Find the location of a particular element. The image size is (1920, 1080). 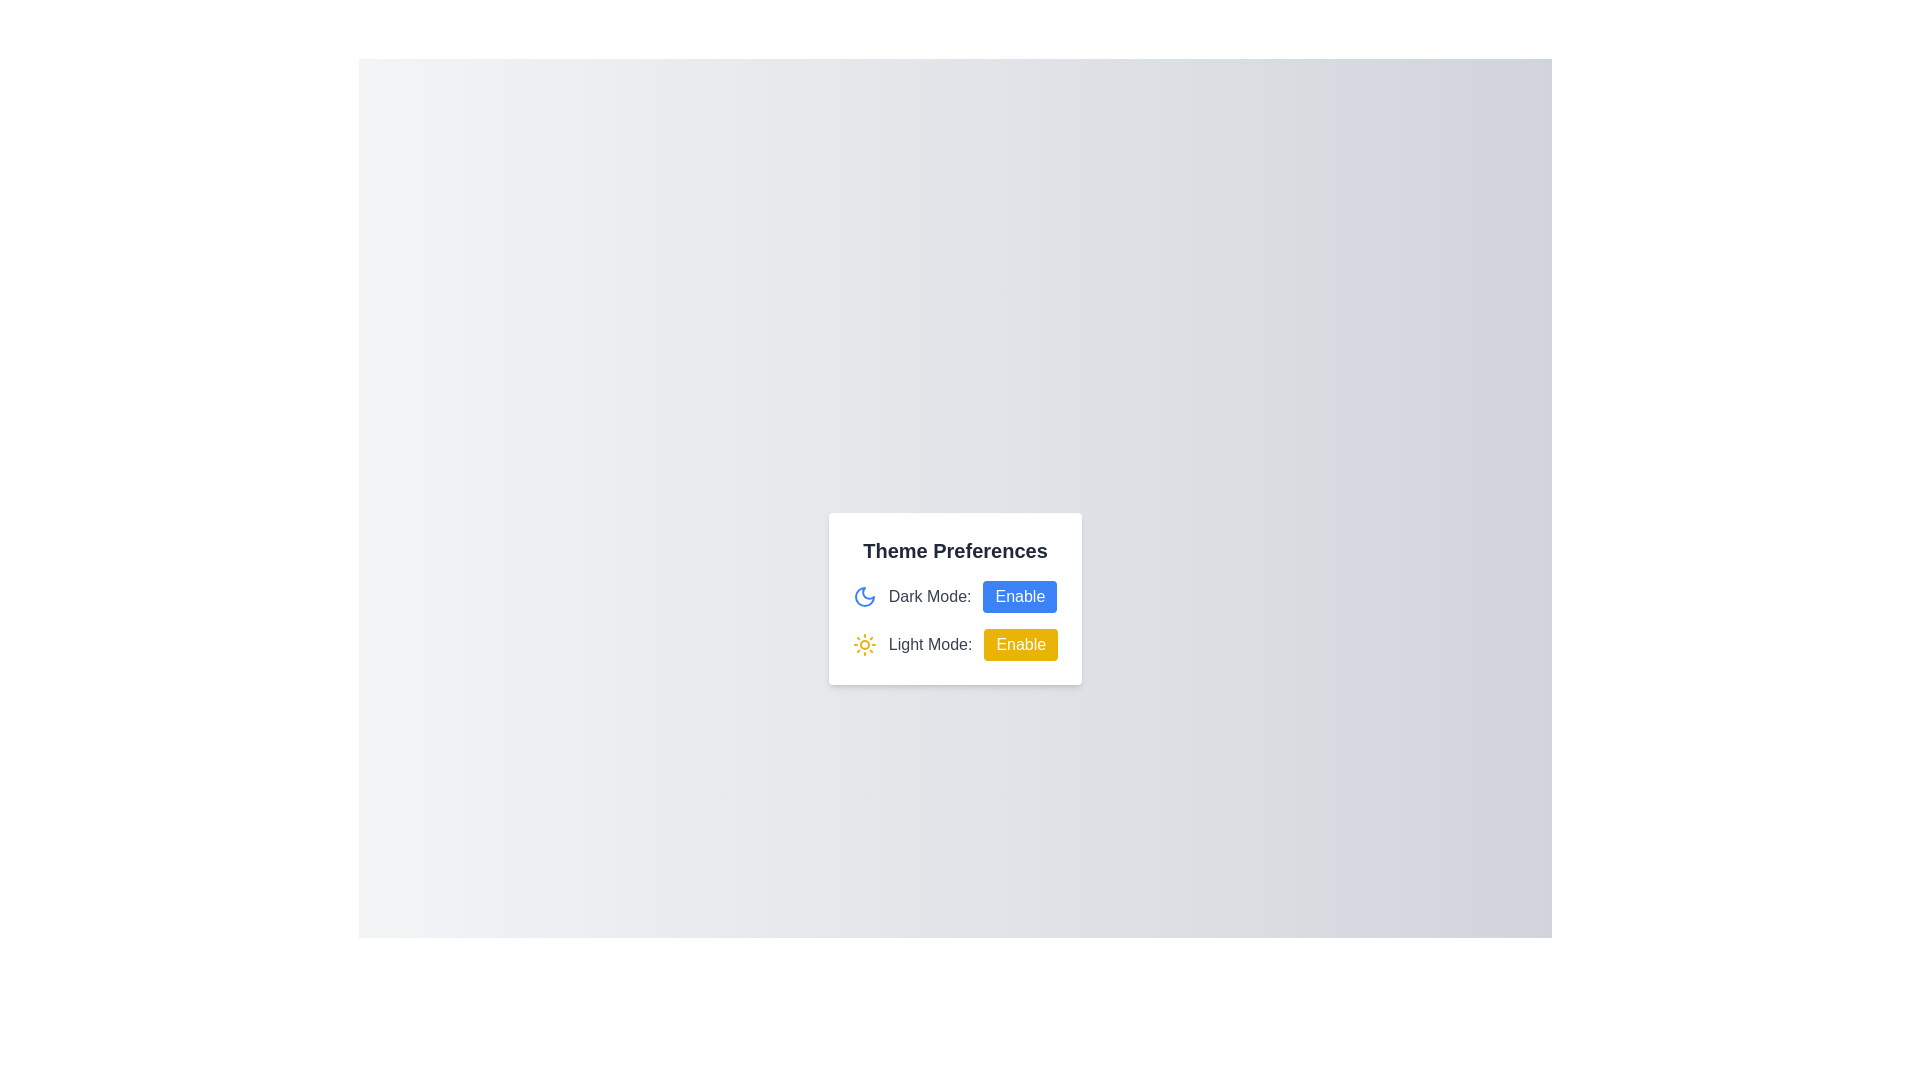

the heading indicating theme preferences, which is centrally located above the 'Dark Mode' and 'Light Mode' toggle buttons is located at coordinates (954, 551).